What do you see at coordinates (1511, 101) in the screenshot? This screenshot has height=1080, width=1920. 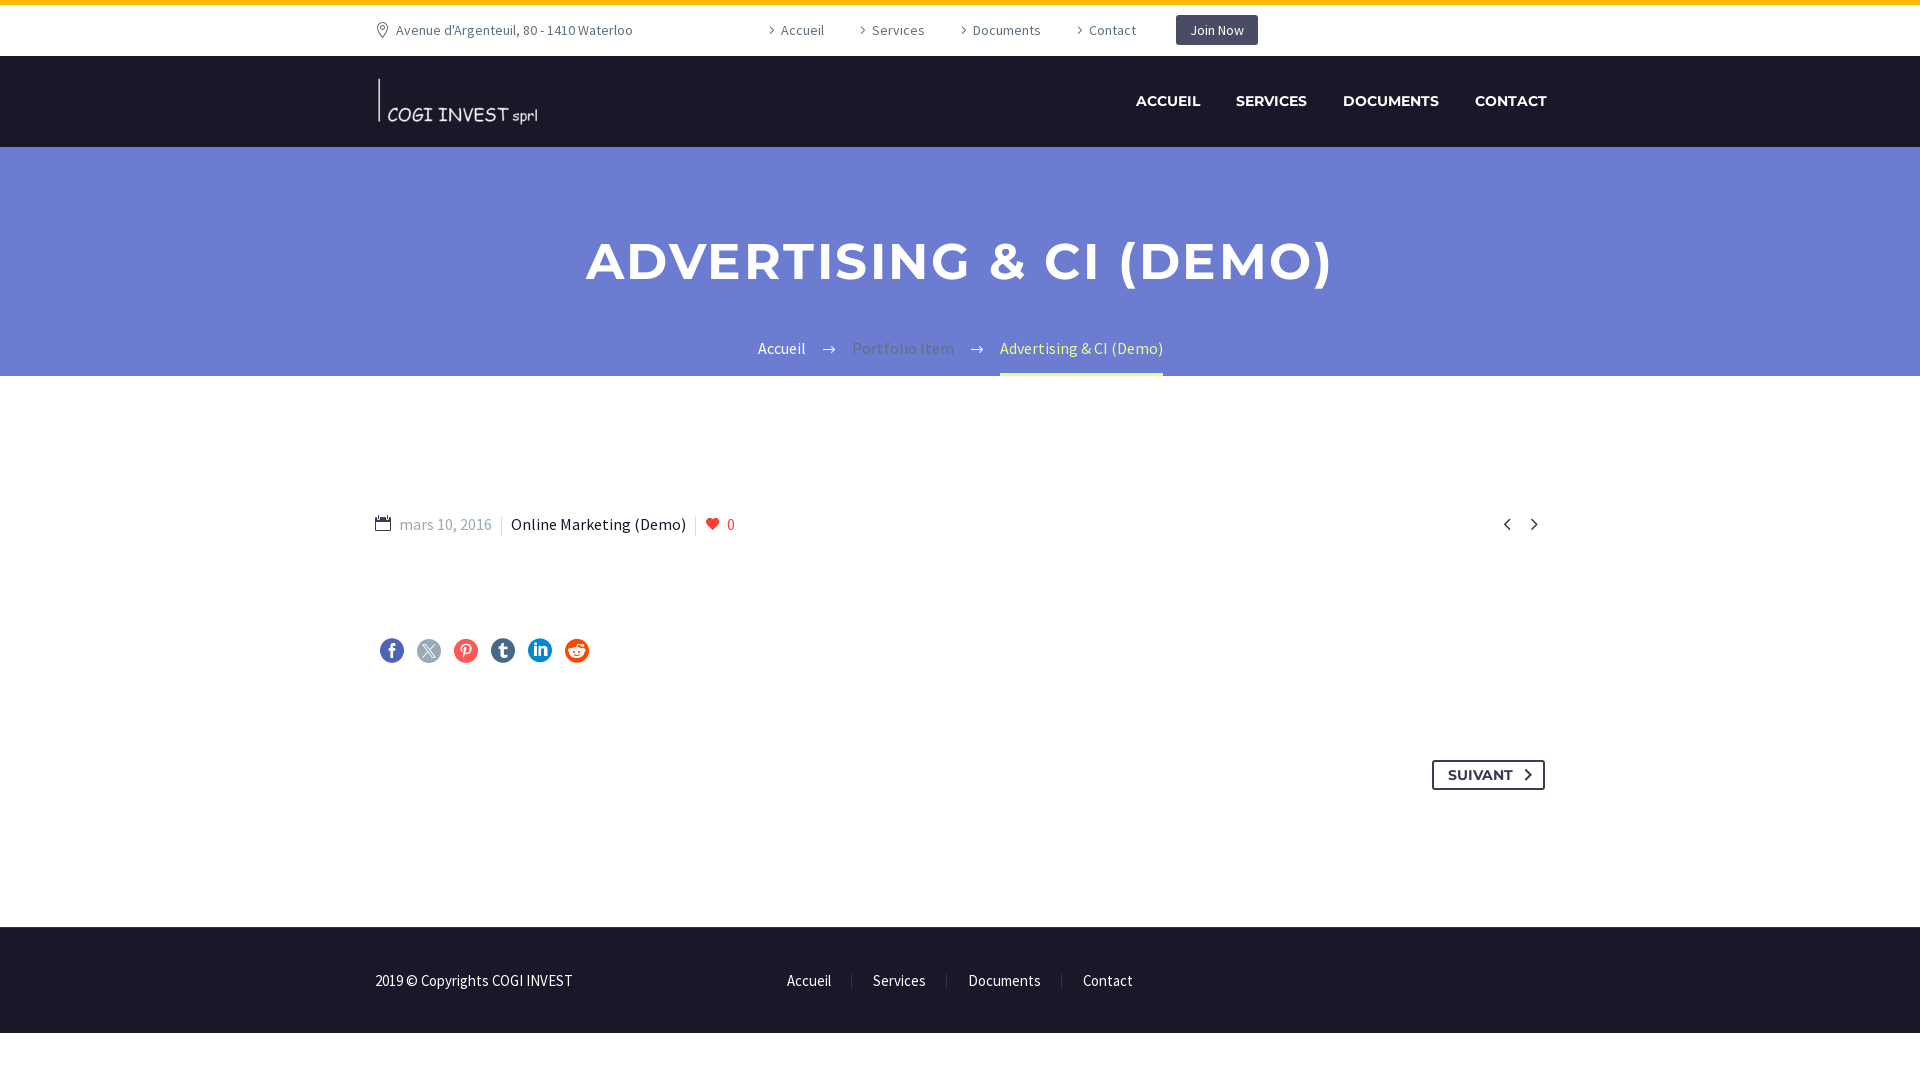 I see `'CONTACT'` at bounding box center [1511, 101].